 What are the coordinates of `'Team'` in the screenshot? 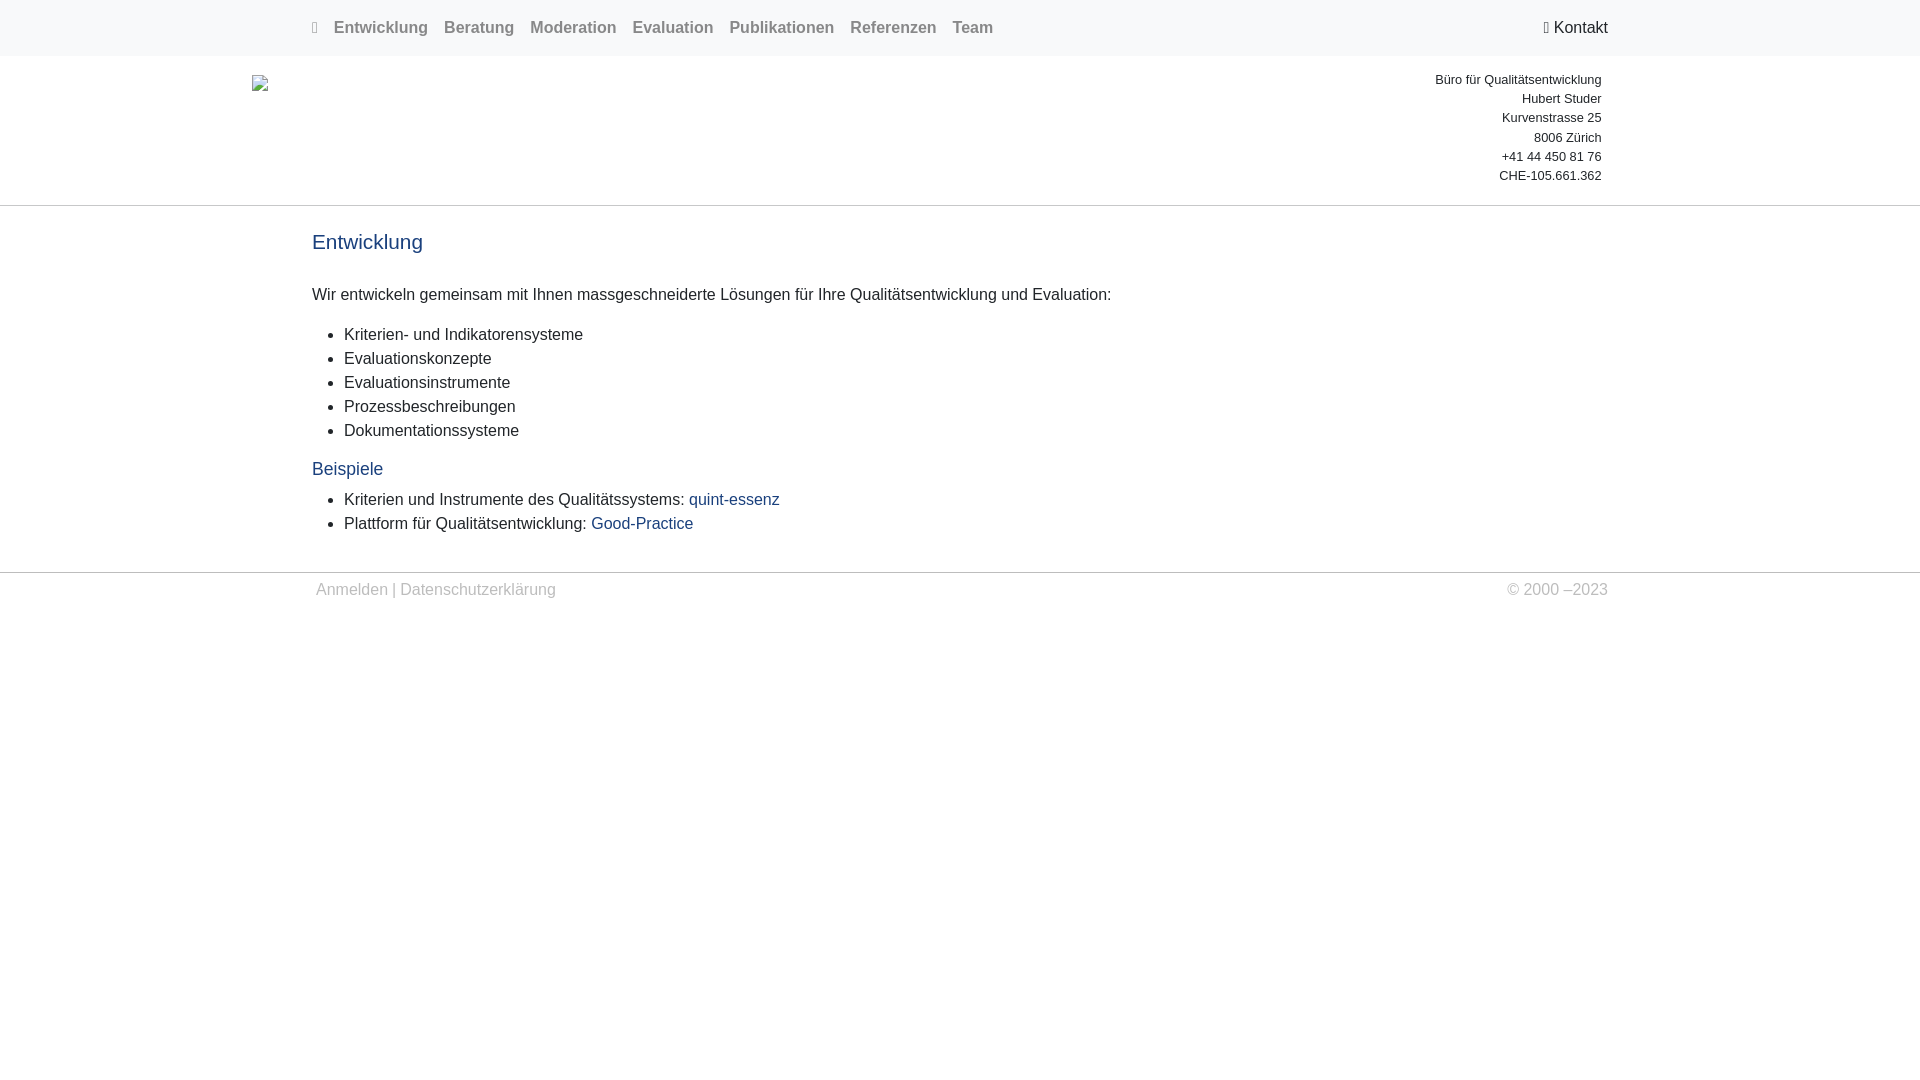 It's located at (973, 27).